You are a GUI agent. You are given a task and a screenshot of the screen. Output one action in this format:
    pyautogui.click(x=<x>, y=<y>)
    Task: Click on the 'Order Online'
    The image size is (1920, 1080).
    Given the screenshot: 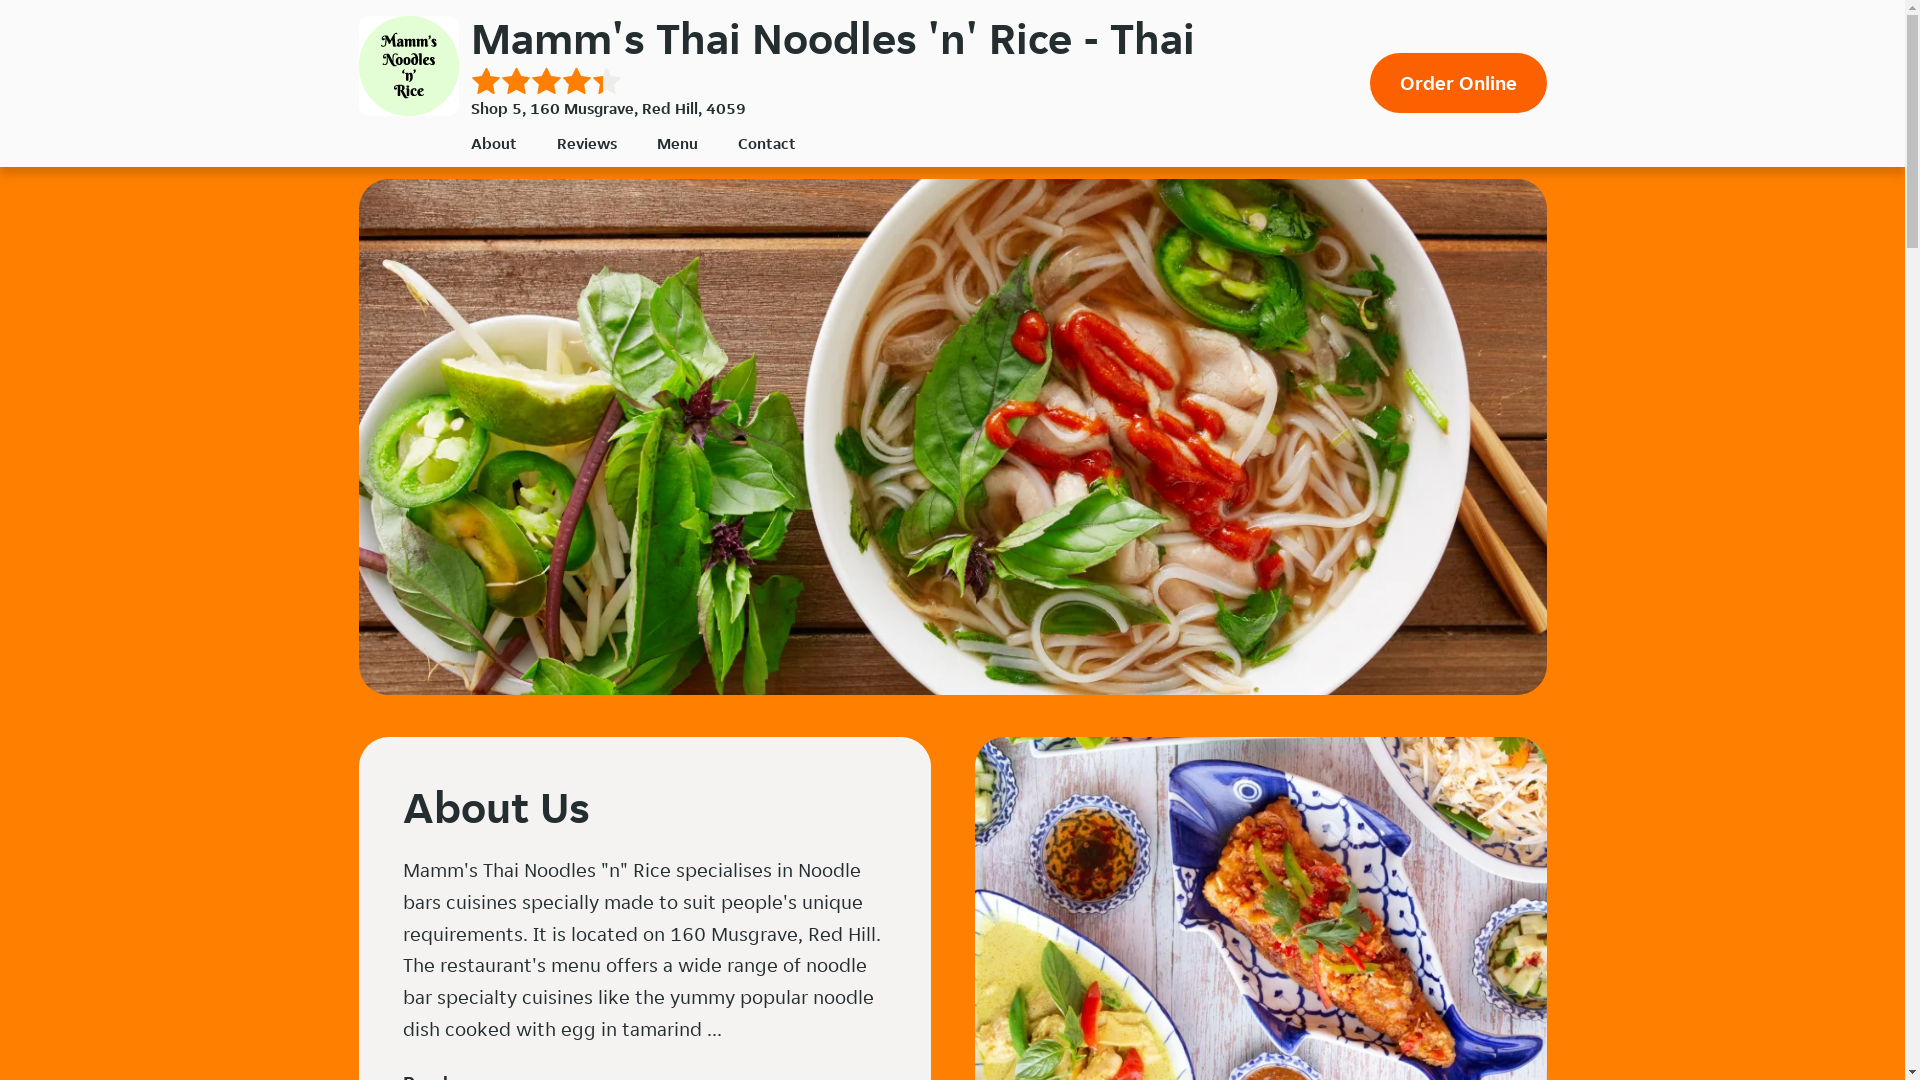 What is the action you would take?
    pyautogui.click(x=1458, y=82)
    